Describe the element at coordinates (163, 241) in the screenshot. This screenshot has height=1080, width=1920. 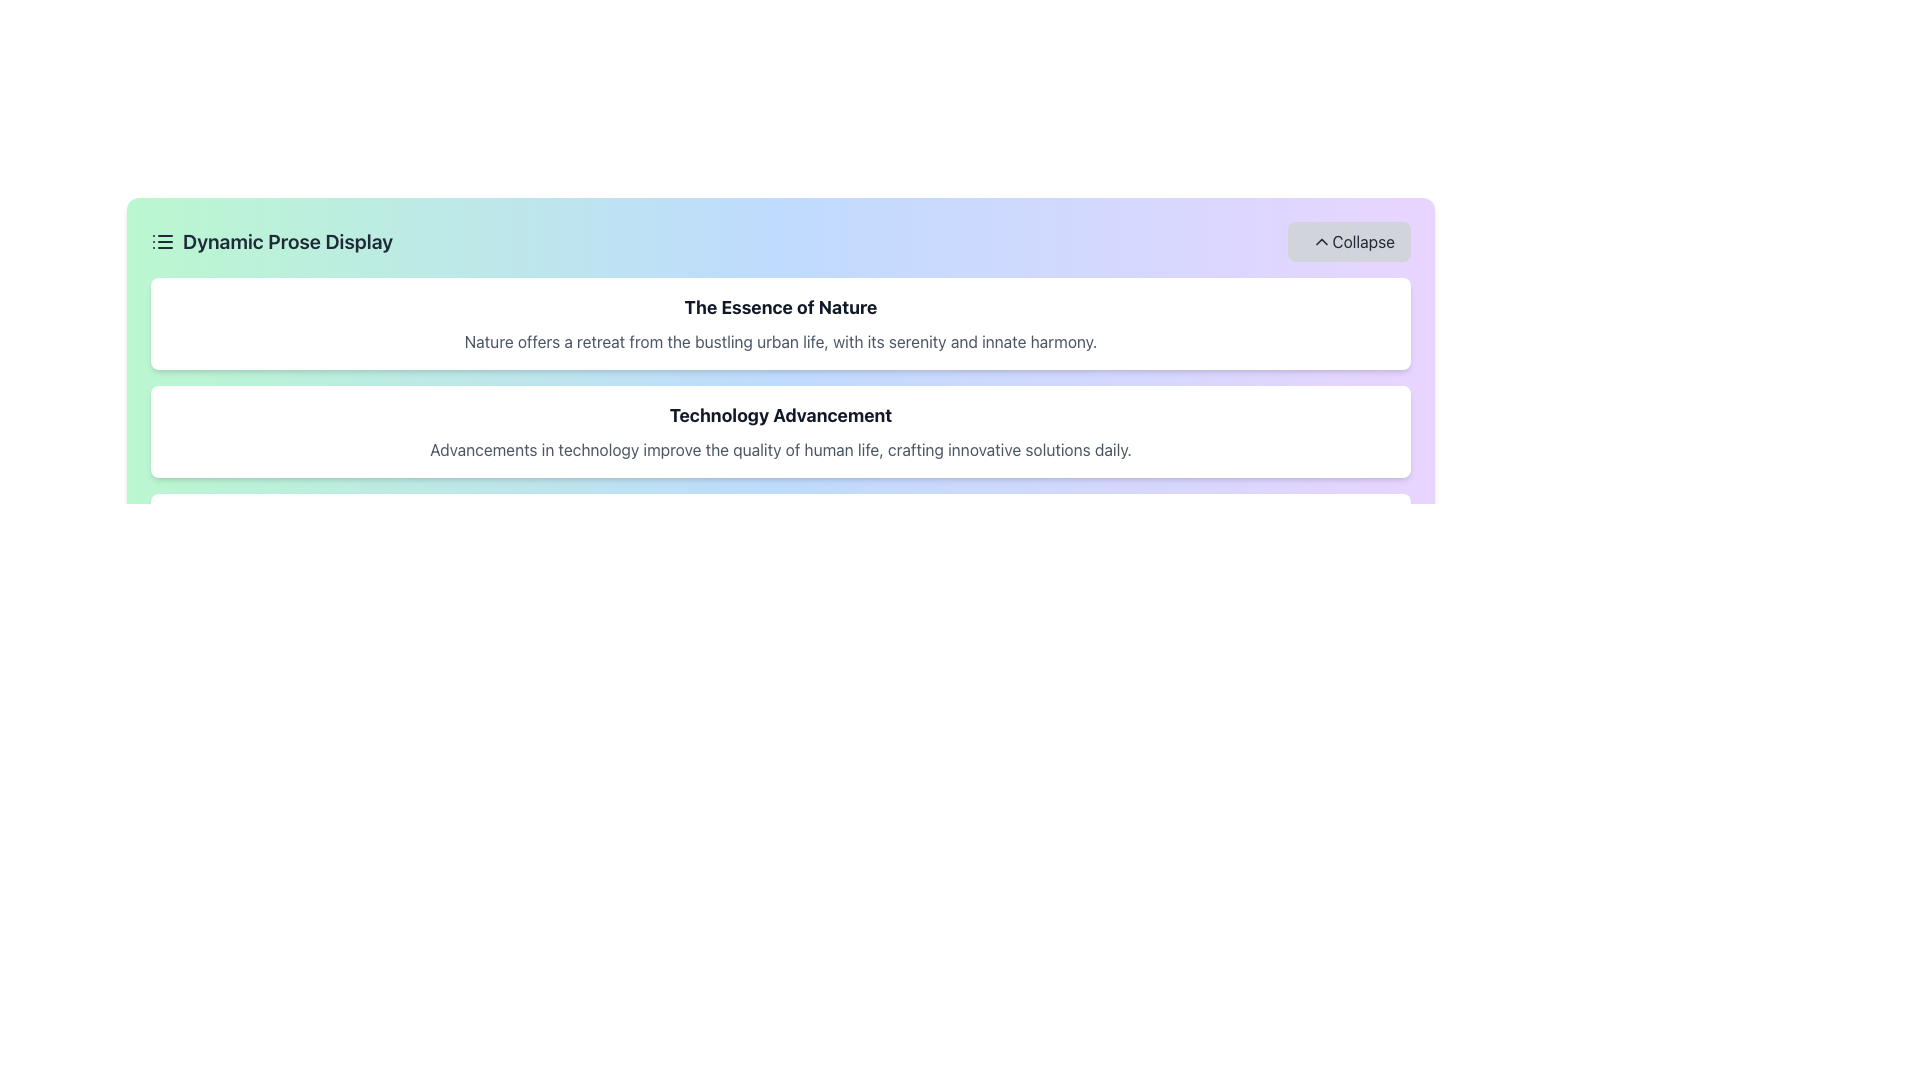
I see `the icon located to the left of the text 'Dynamic Prose Display' in the header section` at that location.